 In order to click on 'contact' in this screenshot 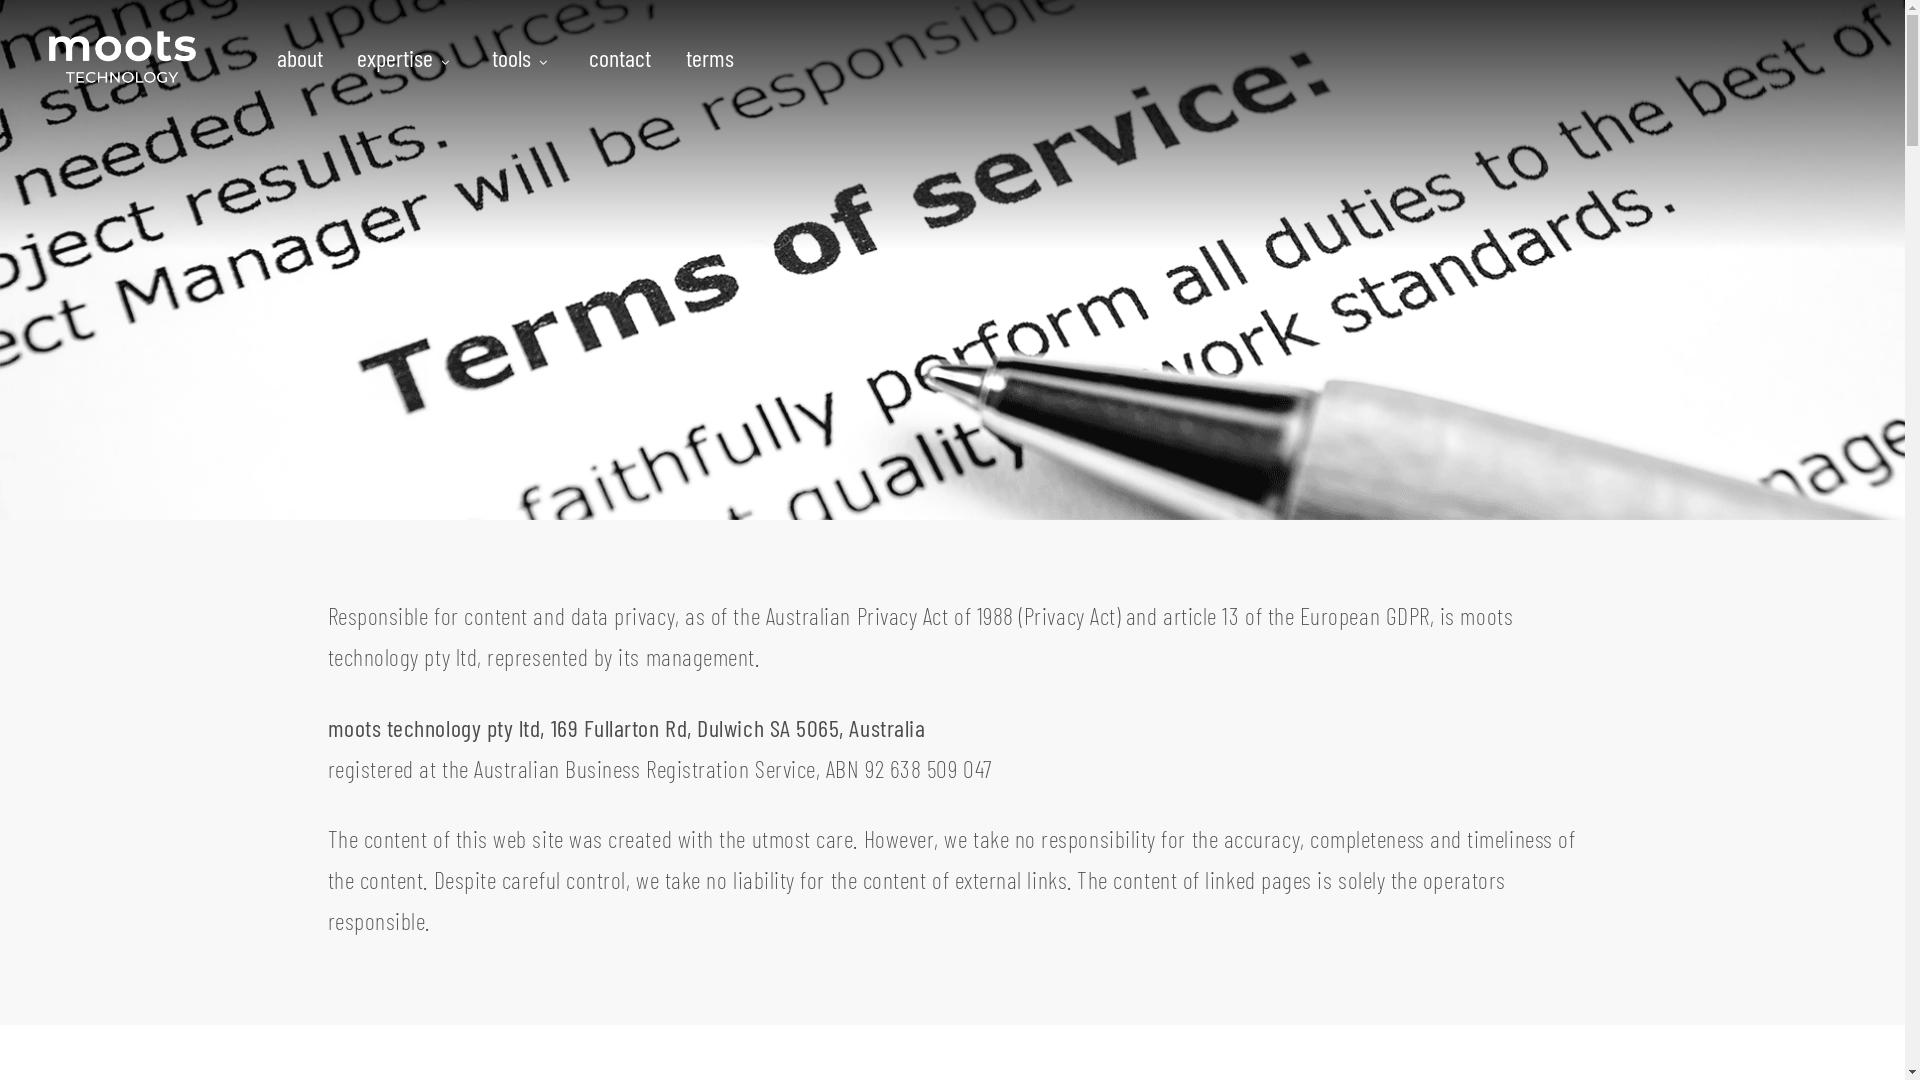, I will do `click(618, 56)`.